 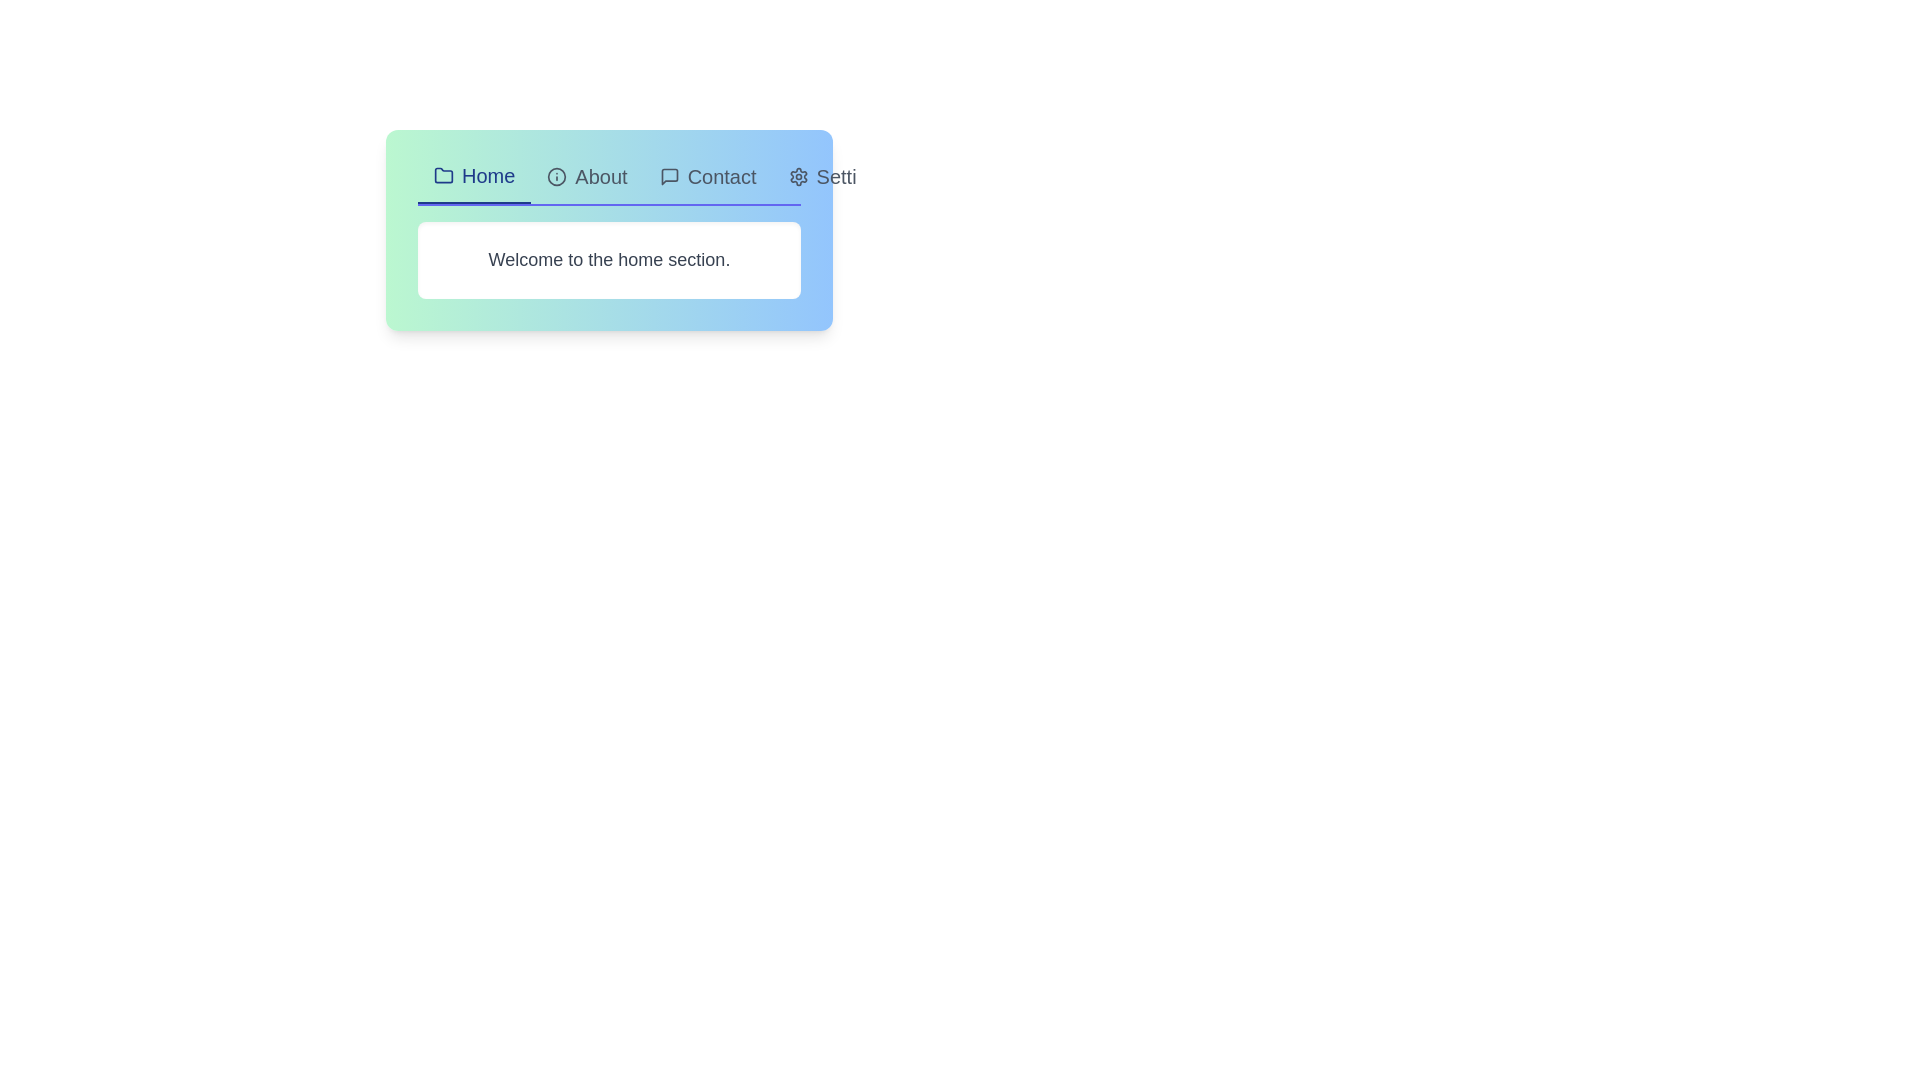 What do you see at coordinates (473, 182) in the screenshot?
I see `the tab labeled Home` at bounding box center [473, 182].